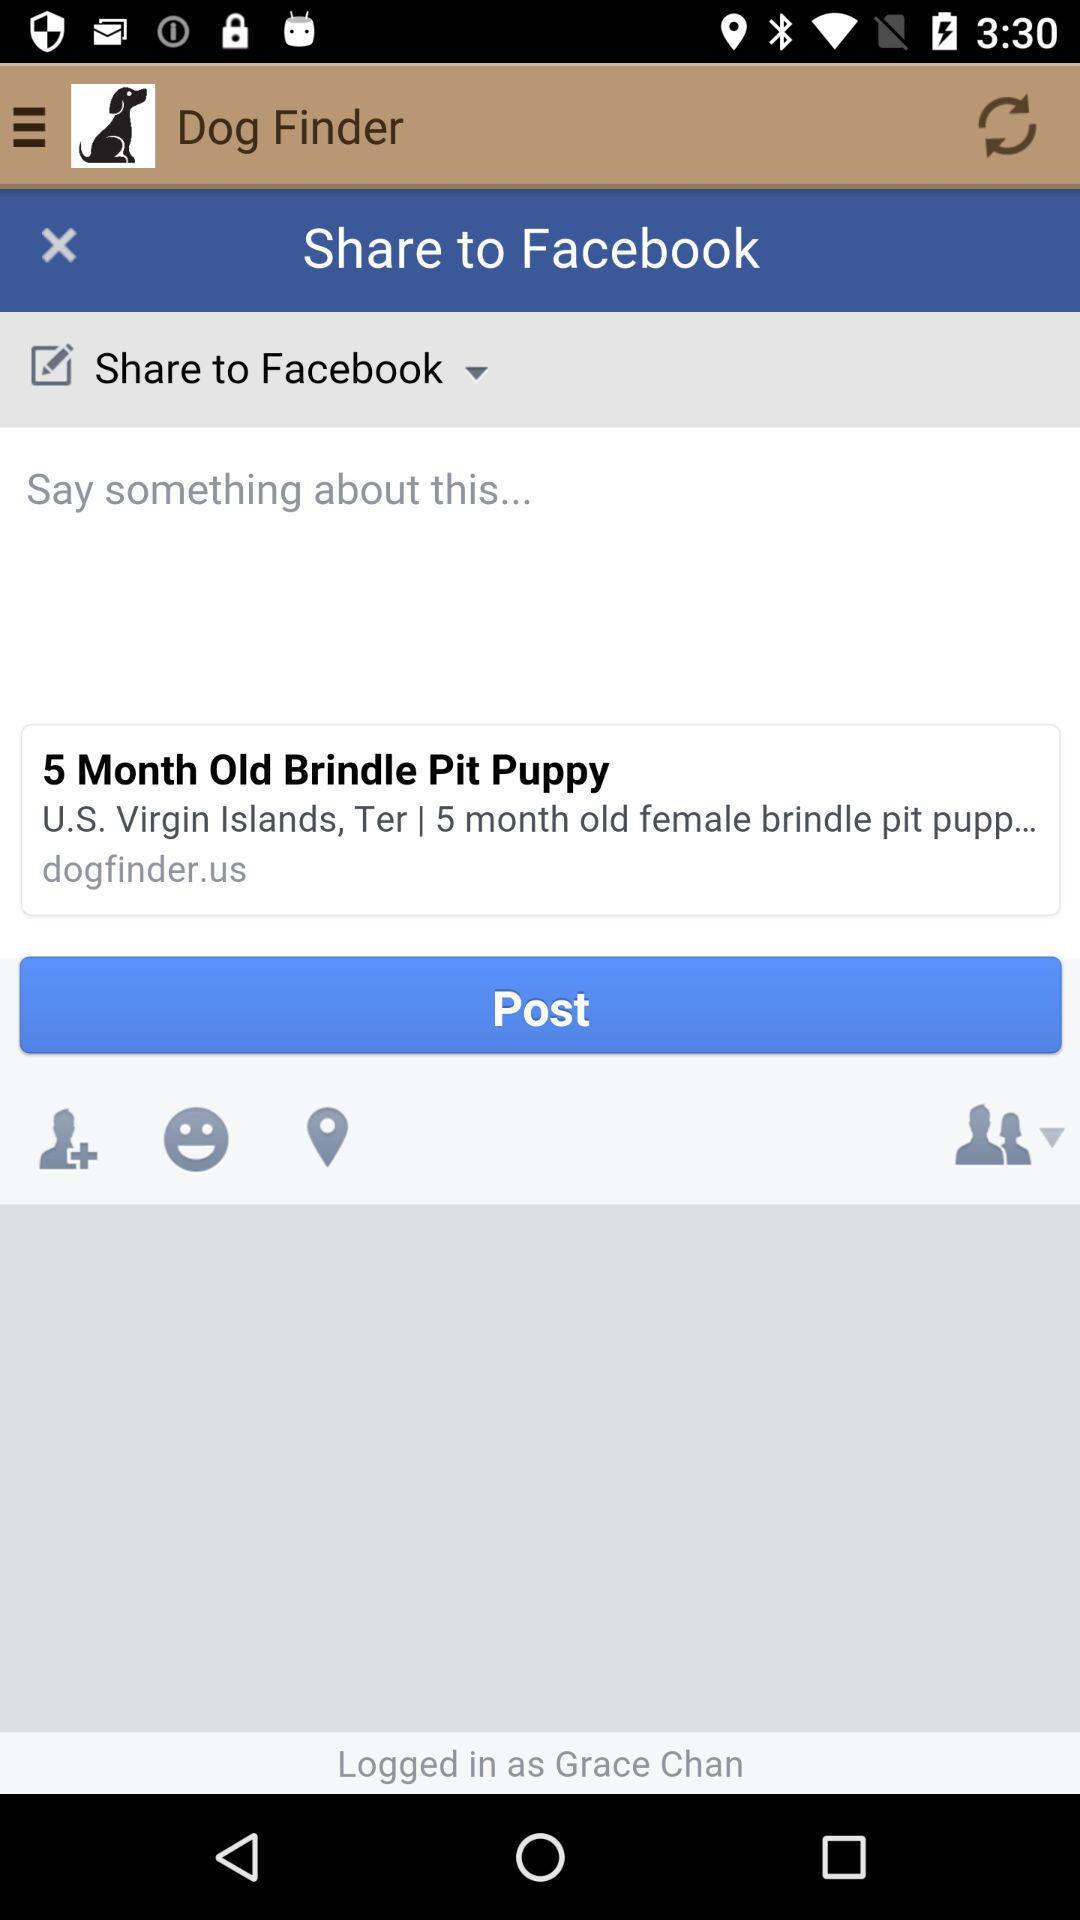 The height and width of the screenshot is (1920, 1080). I want to click on the refresh icon, so click(1006, 124).